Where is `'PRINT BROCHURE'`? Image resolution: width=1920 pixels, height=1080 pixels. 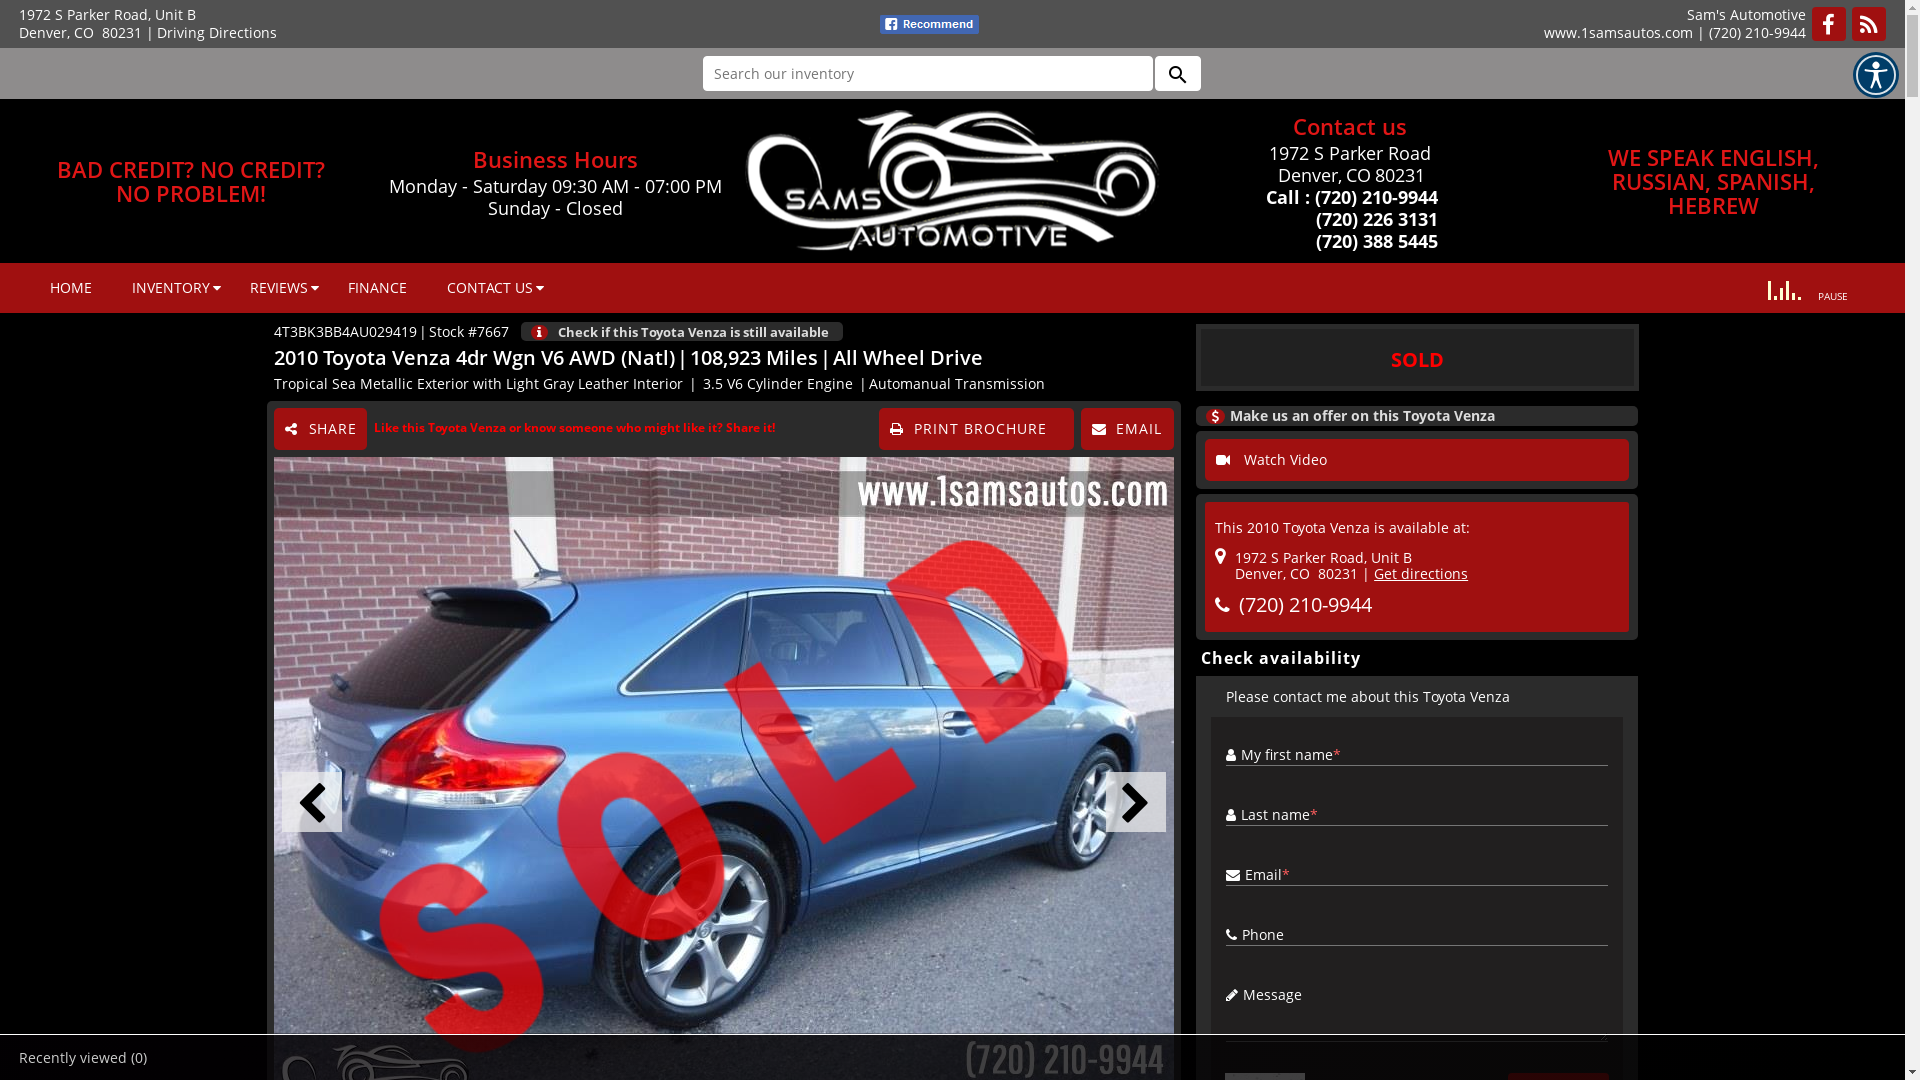 'PRINT BROCHURE' is located at coordinates (976, 427).